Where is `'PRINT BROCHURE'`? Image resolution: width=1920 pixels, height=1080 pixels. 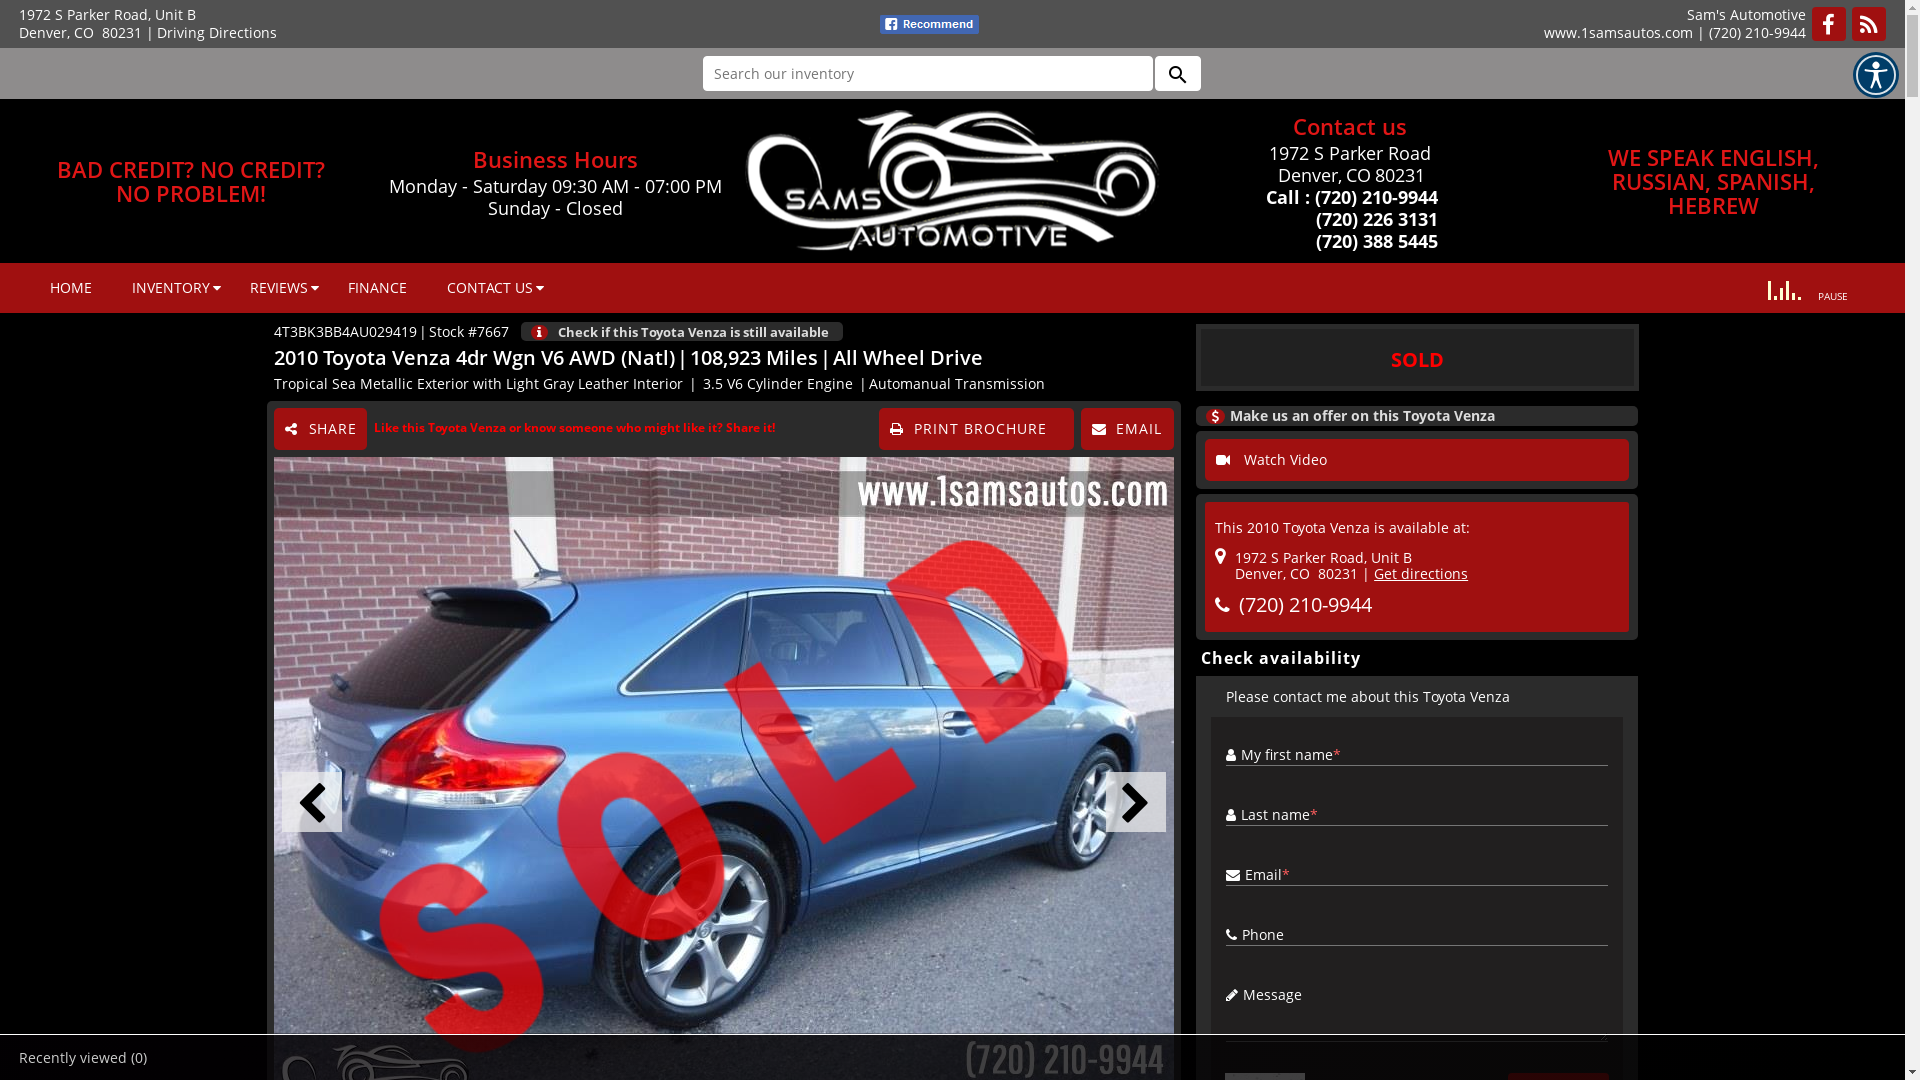 'PRINT BROCHURE' is located at coordinates (976, 427).